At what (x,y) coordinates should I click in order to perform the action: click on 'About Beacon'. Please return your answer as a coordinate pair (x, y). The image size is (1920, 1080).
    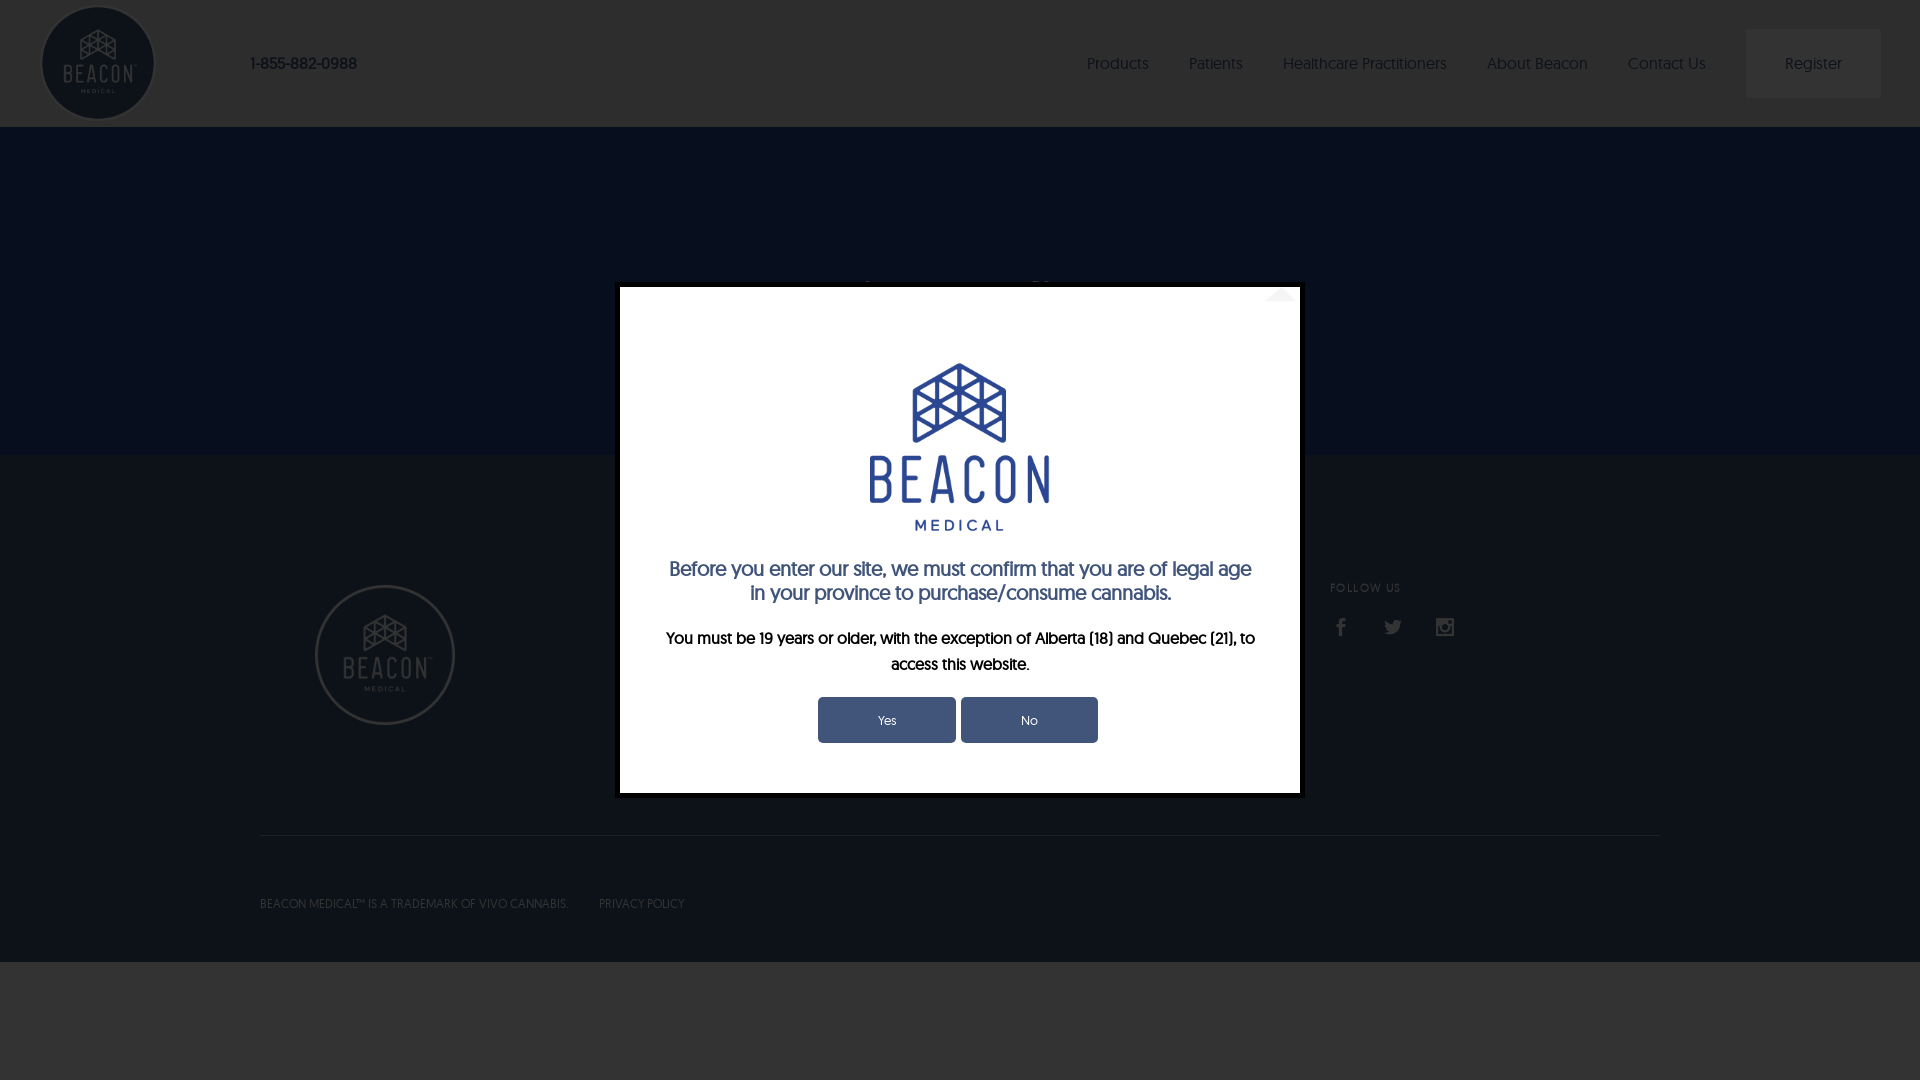
    Looking at the image, I should click on (1536, 62).